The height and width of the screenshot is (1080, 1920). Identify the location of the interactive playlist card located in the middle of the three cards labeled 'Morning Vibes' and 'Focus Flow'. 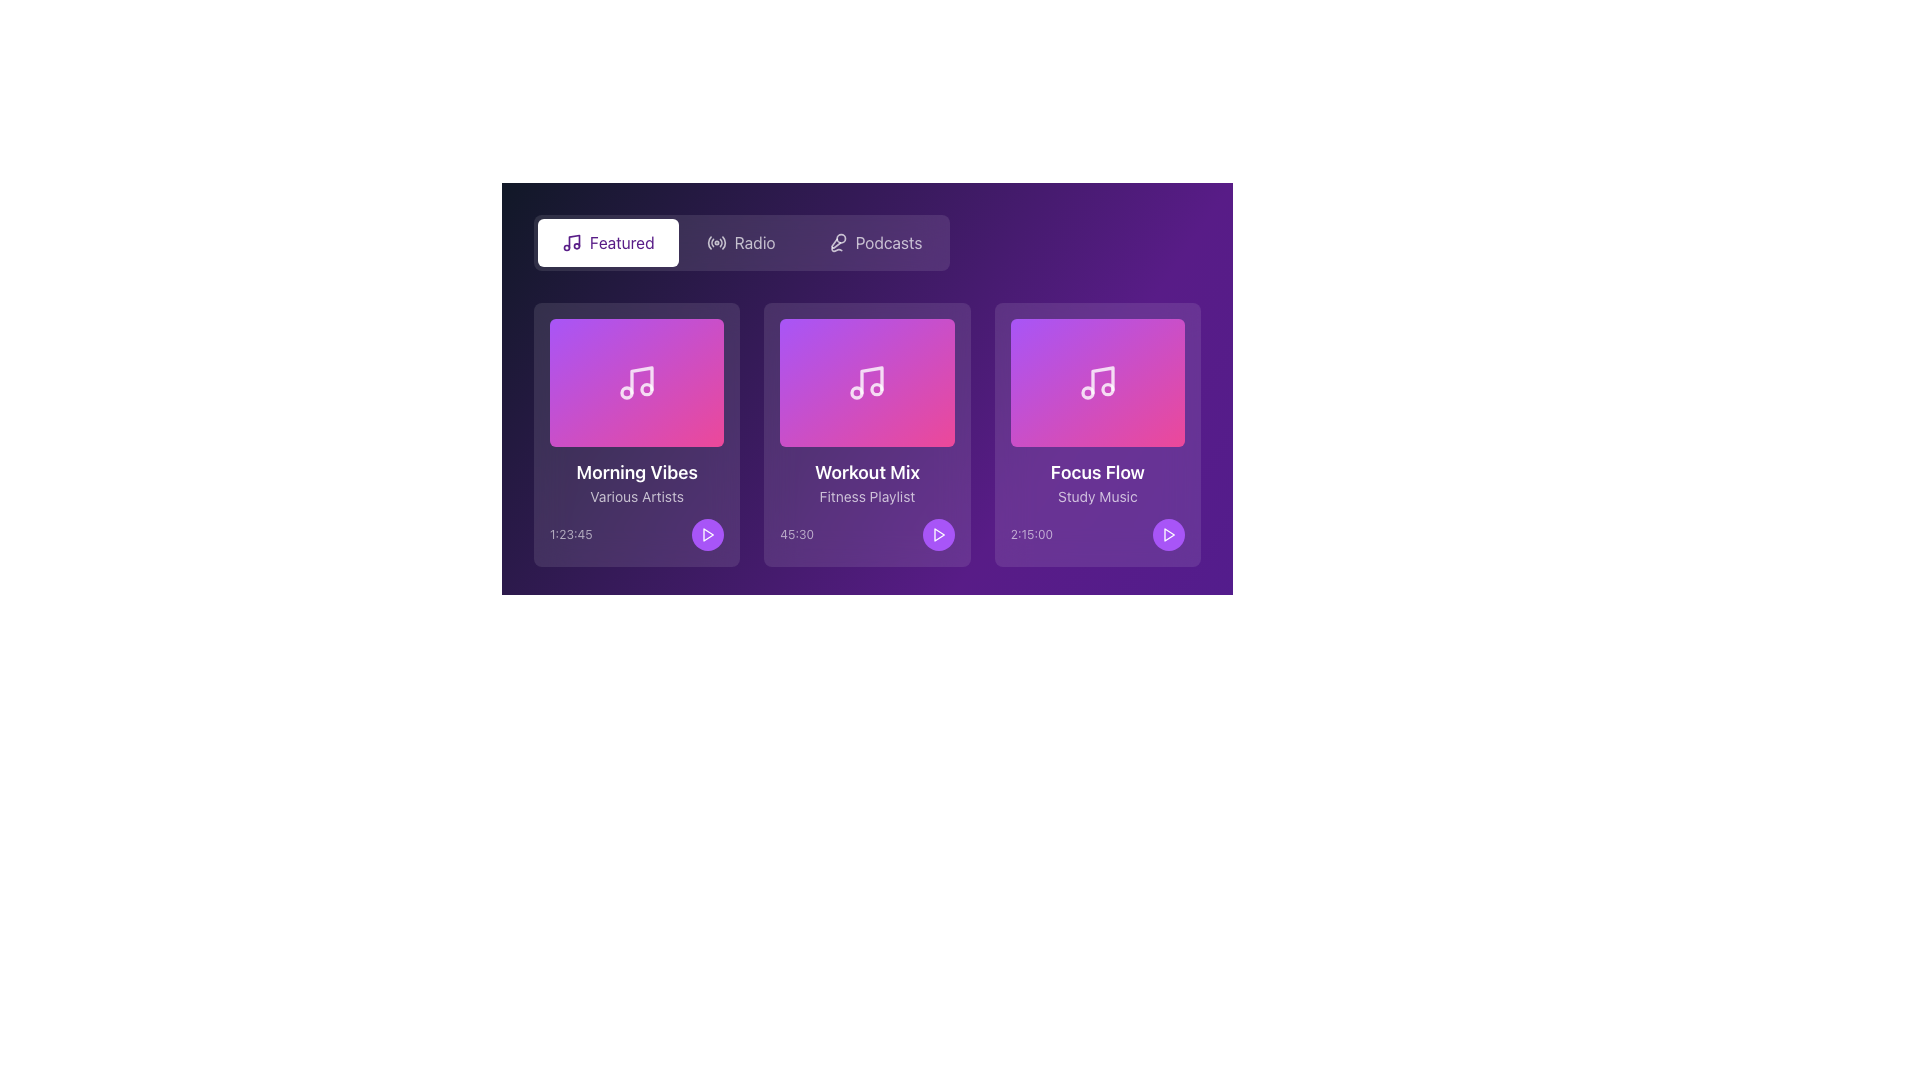
(867, 434).